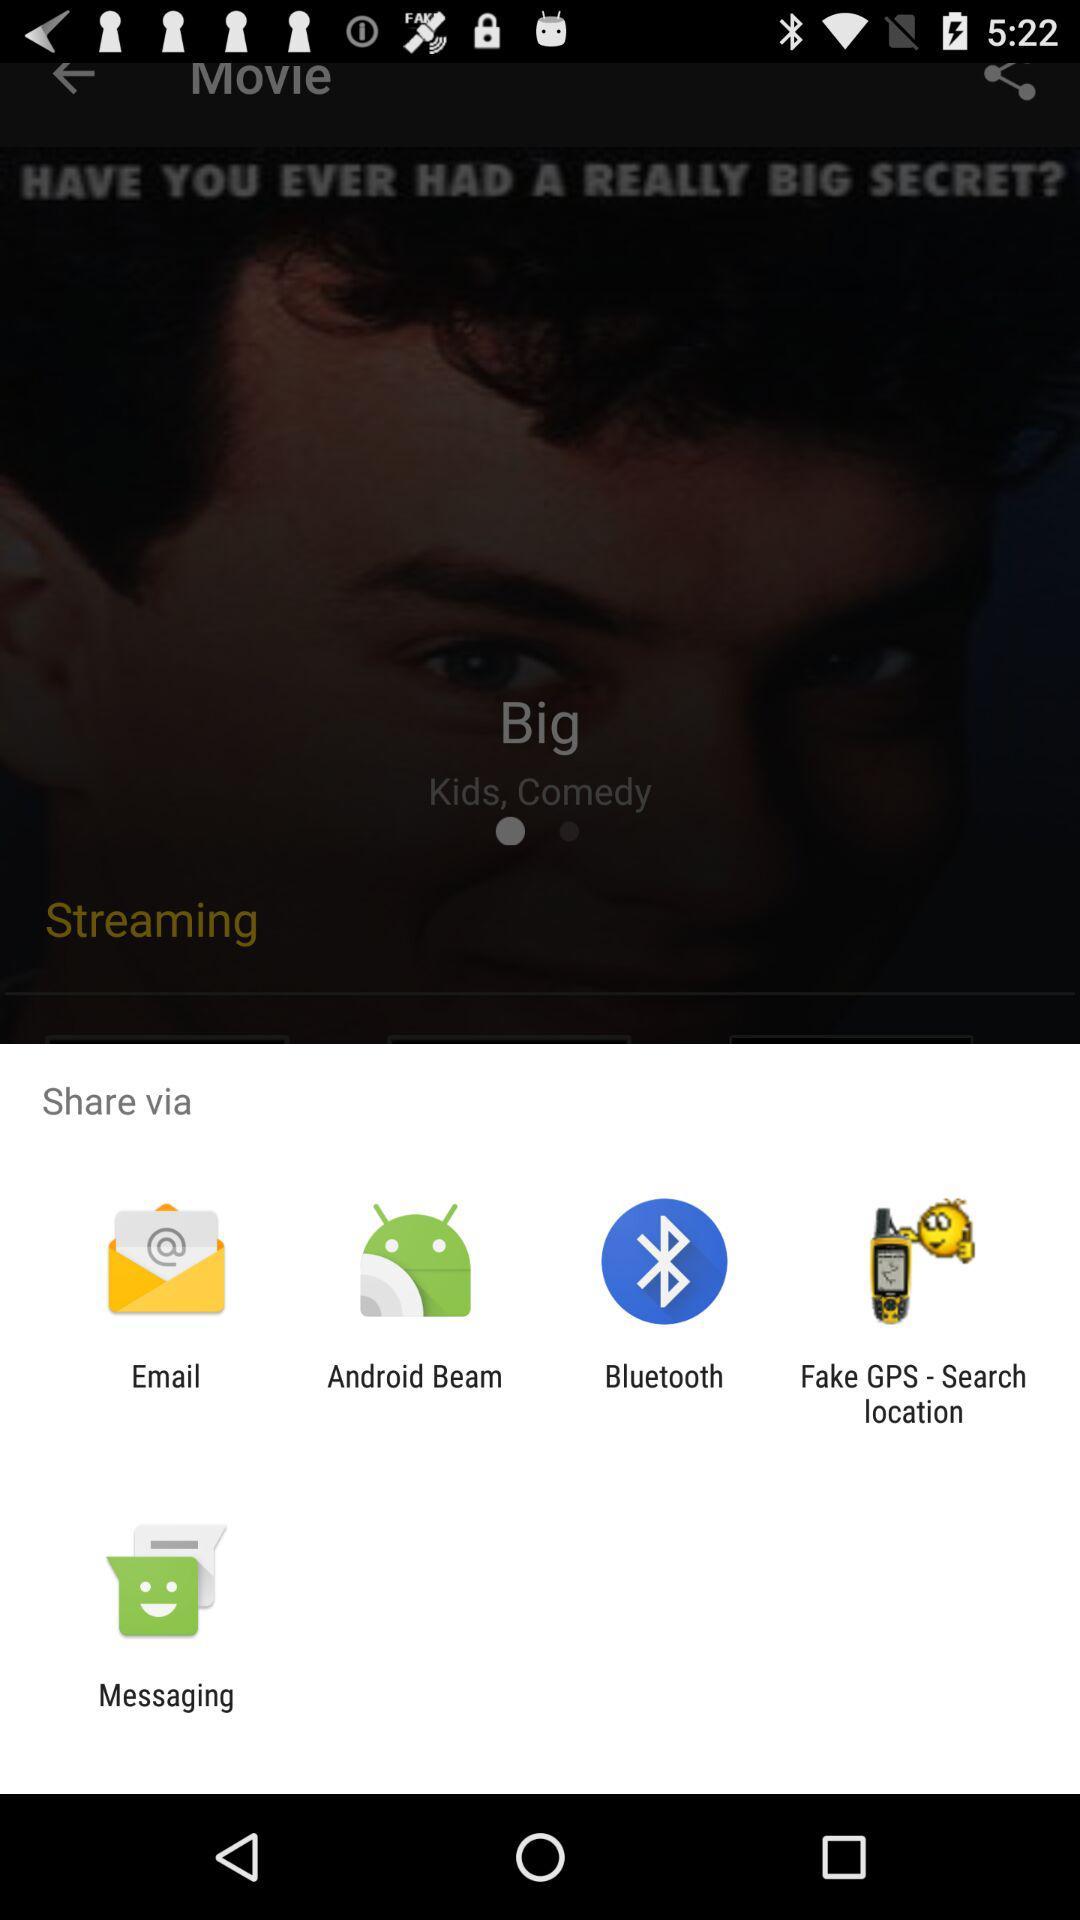 This screenshot has width=1080, height=1920. What do you see at coordinates (664, 1392) in the screenshot?
I see `icon next to android beam app` at bounding box center [664, 1392].